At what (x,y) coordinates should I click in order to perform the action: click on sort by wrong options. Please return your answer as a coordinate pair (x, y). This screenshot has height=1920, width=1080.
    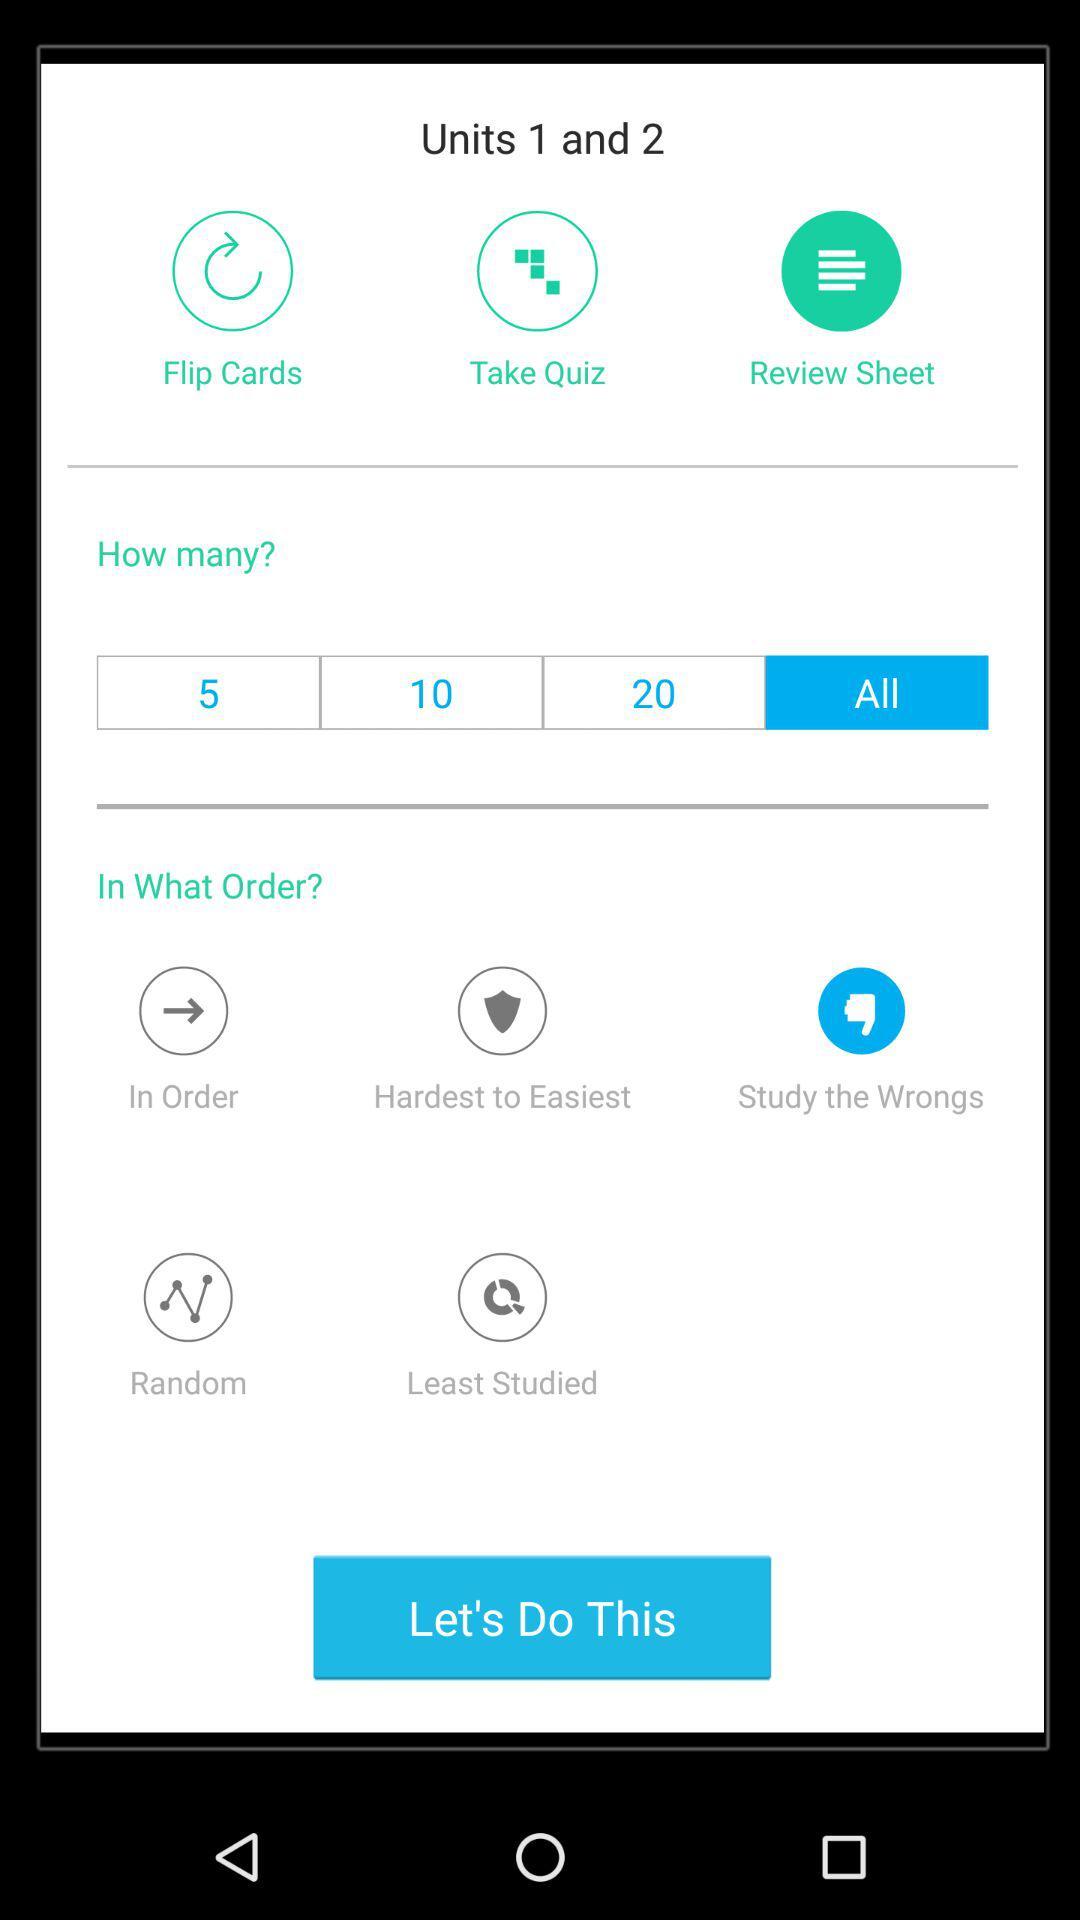
    Looking at the image, I should click on (860, 1011).